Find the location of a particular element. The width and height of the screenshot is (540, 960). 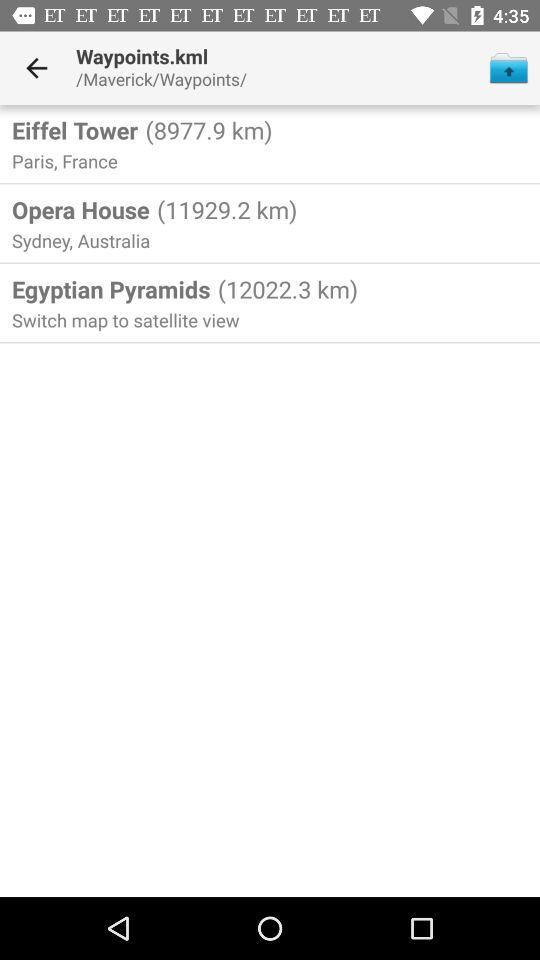

the item above sydney, australia  item is located at coordinates (79, 209).